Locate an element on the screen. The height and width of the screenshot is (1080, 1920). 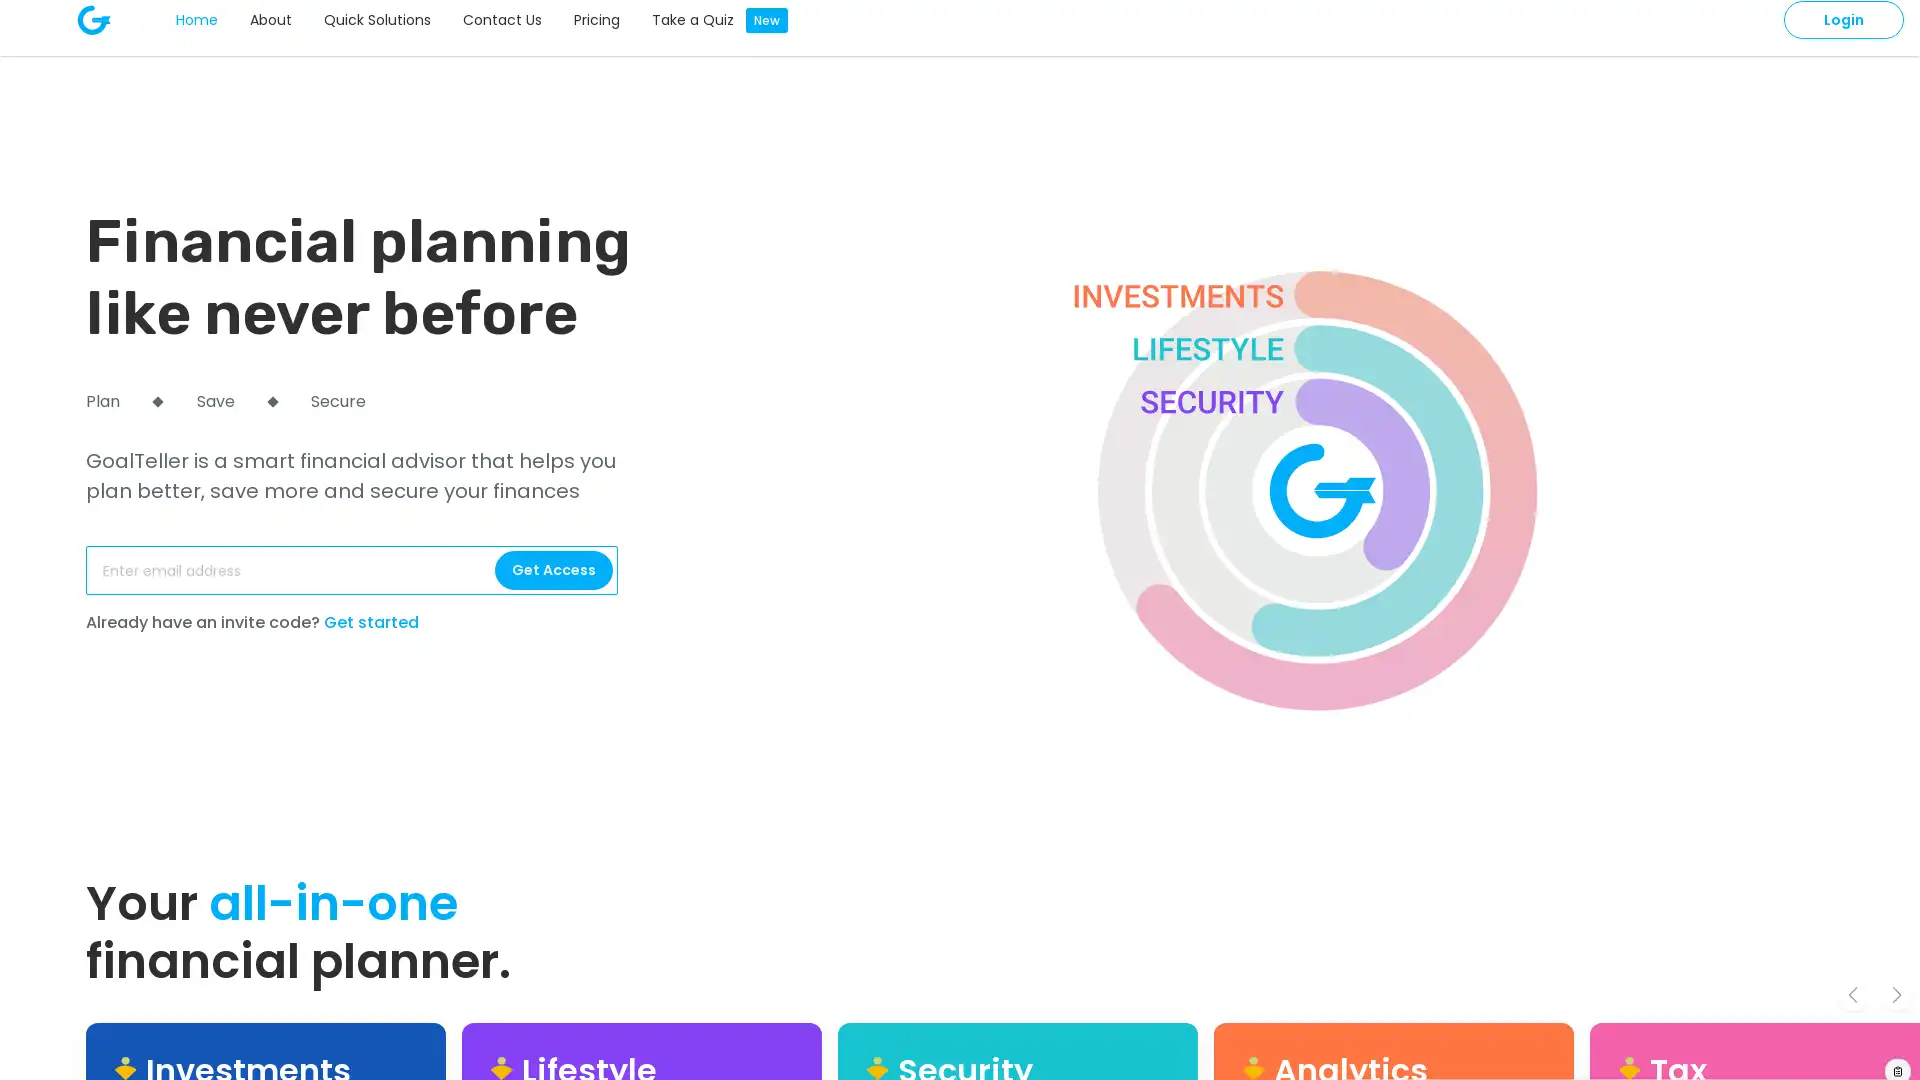
Next slide is located at coordinates (1895, 994).